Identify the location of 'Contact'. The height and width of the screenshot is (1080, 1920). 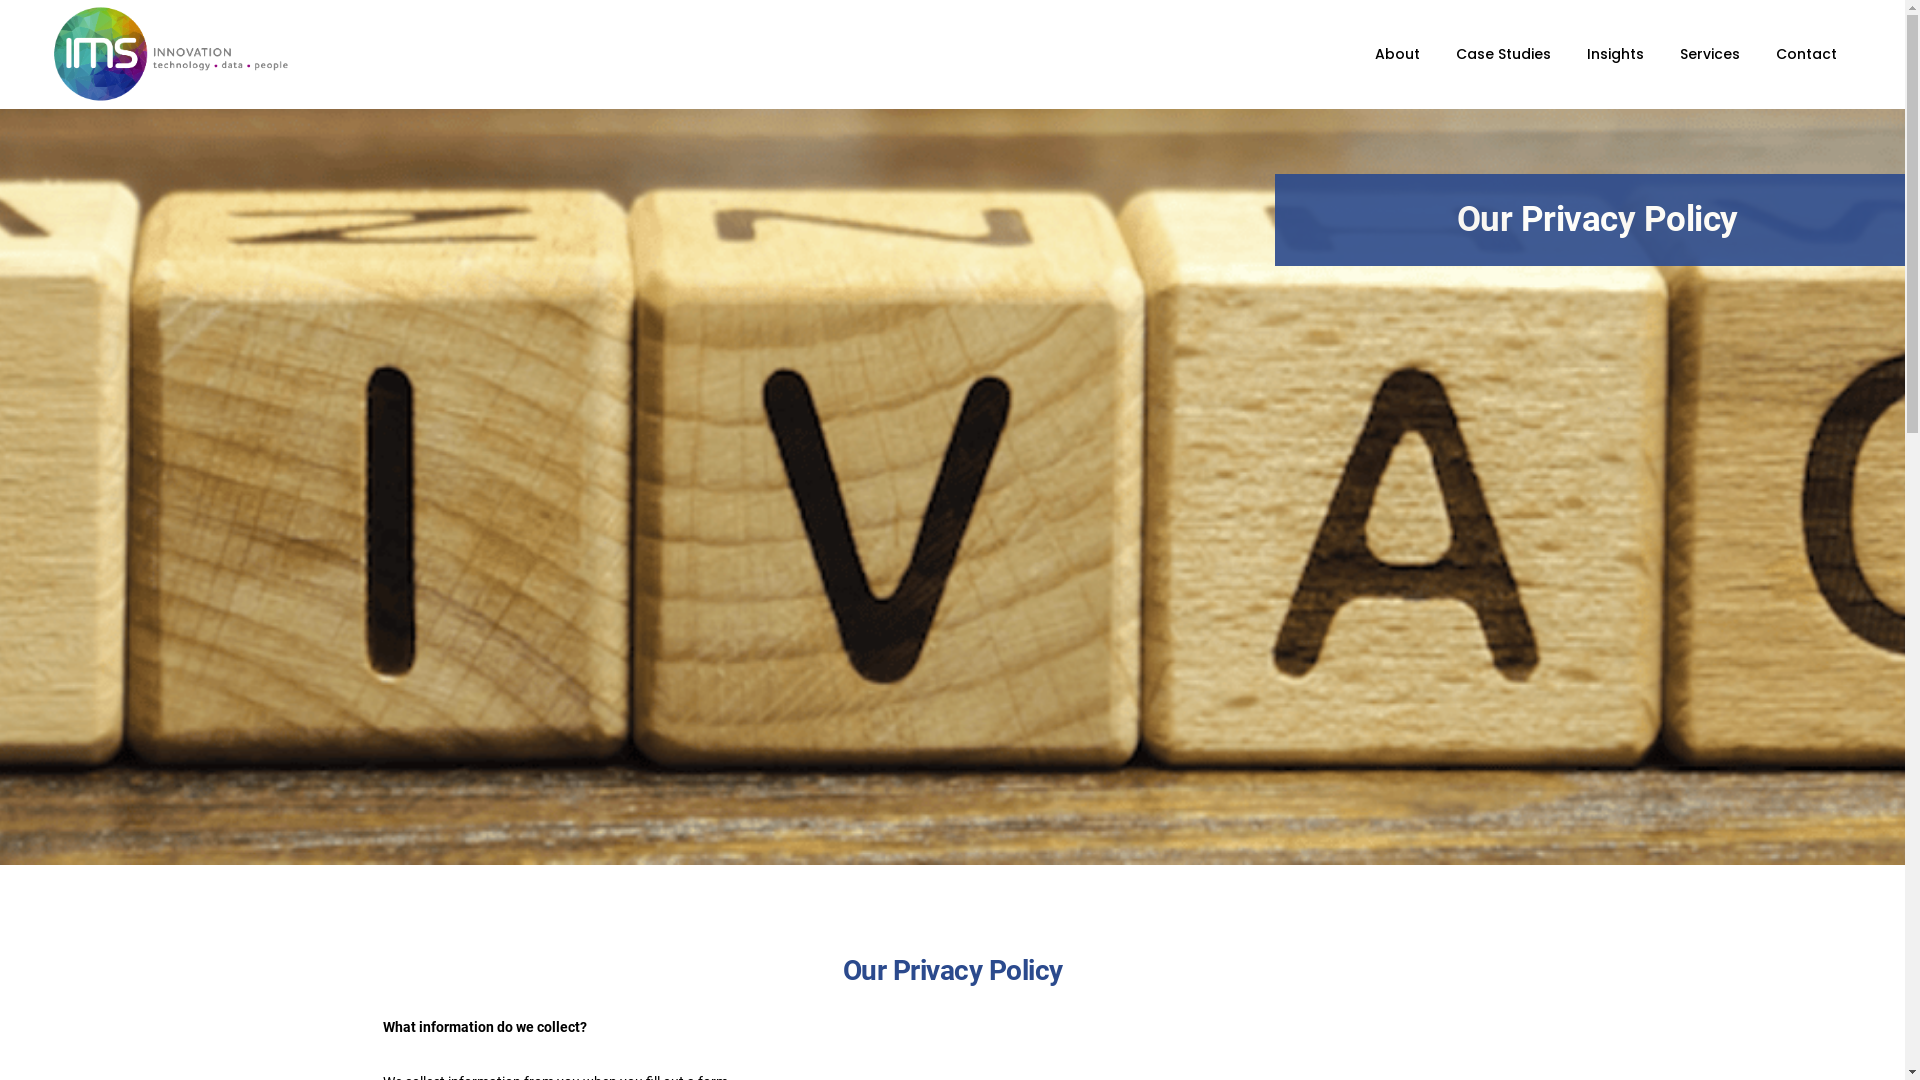
(1776, 53).